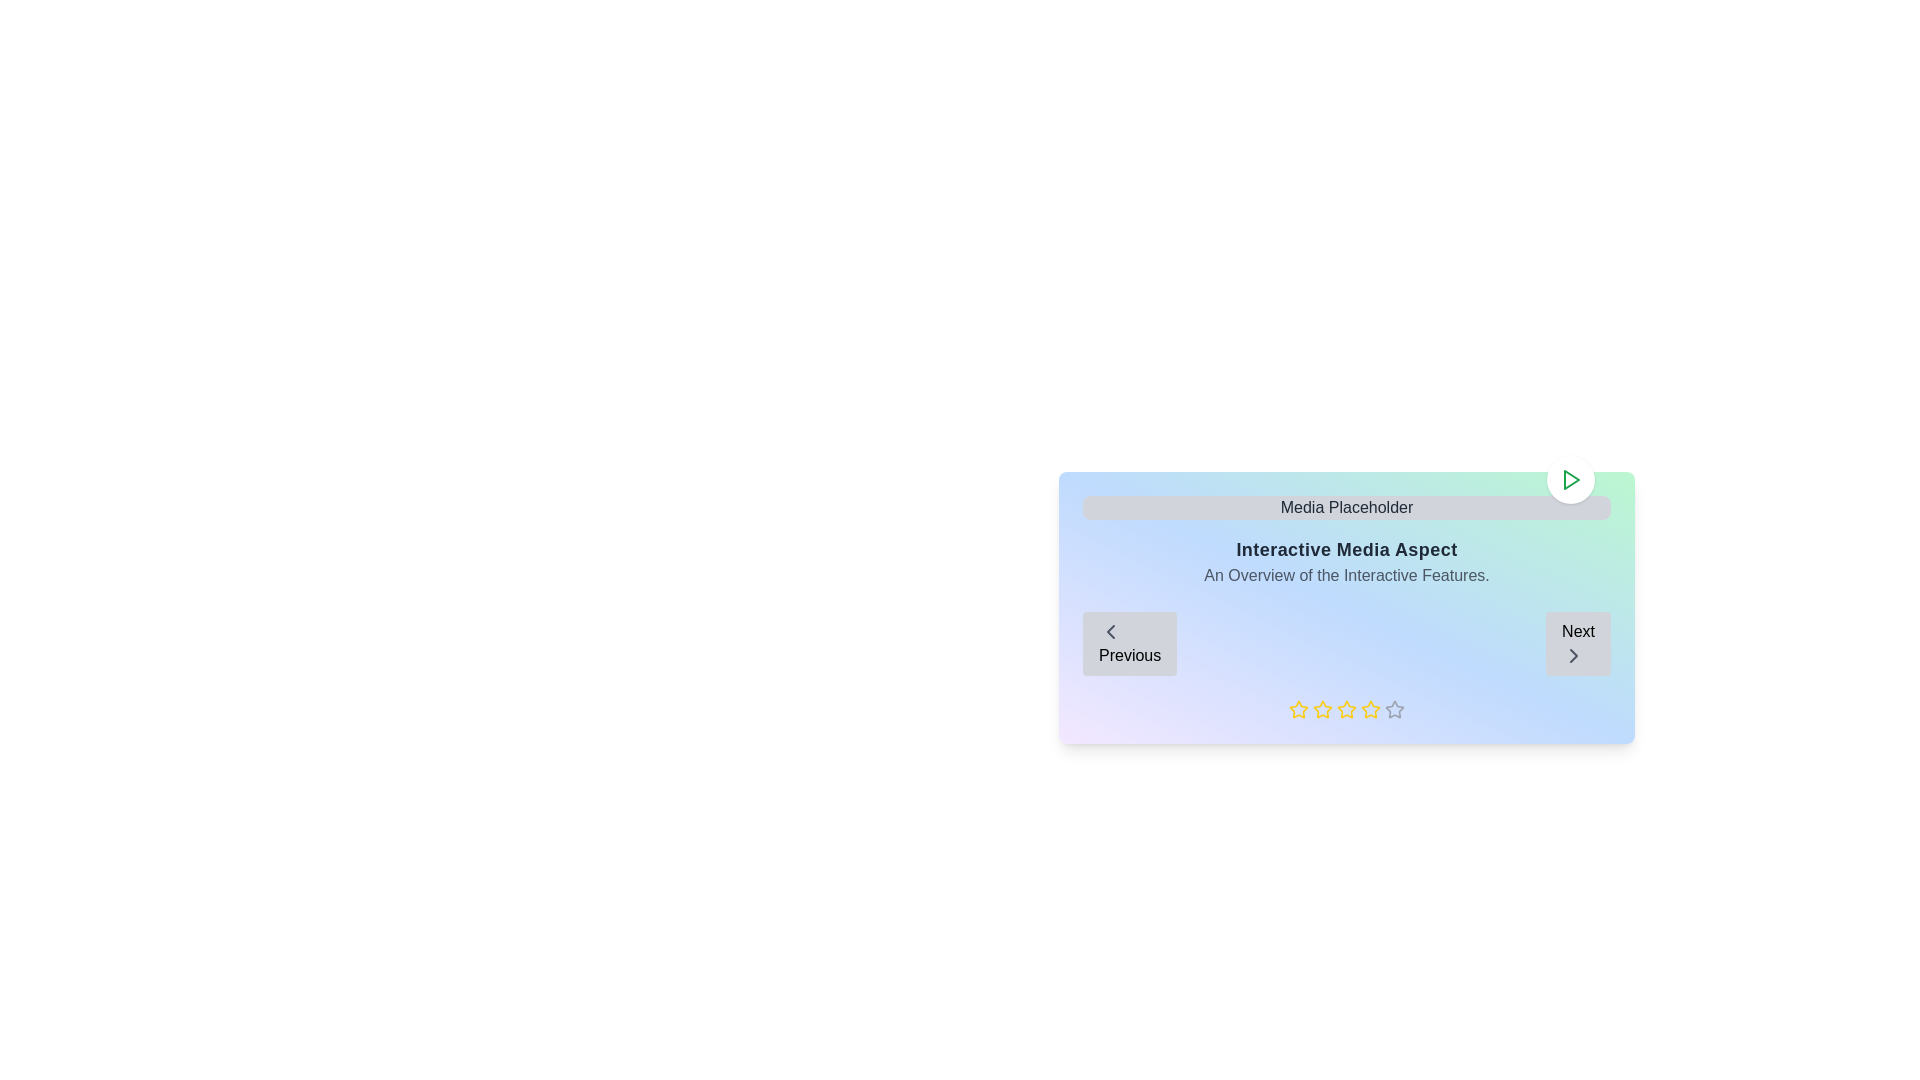  I want to click on the 'play' button located at the bottom-right corner of the 'Media Placeholder' to observe any tooltip or style changes, so click(1569, 479).